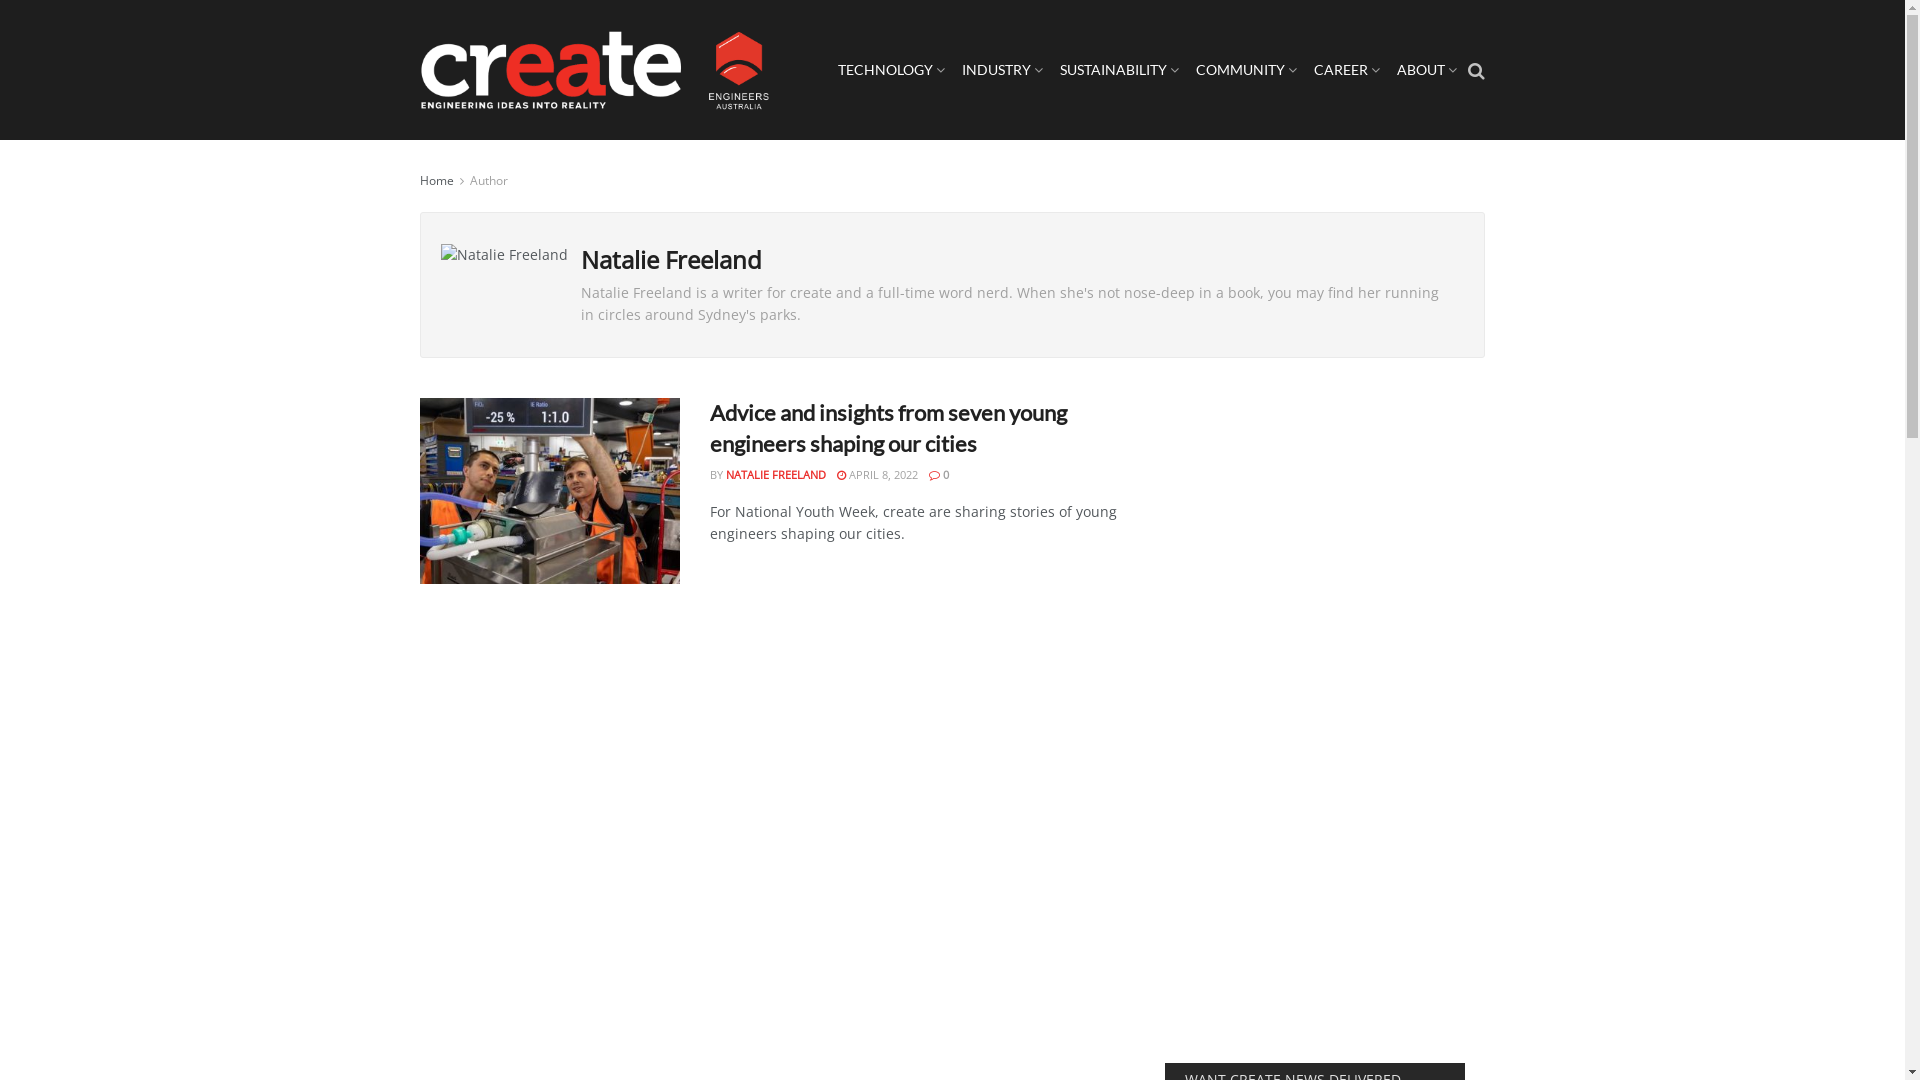  What do you see at coordinates (877, 474) in the screenshot?
I see `'APRIL 8, 2022'` at bounding box center [877, 474].